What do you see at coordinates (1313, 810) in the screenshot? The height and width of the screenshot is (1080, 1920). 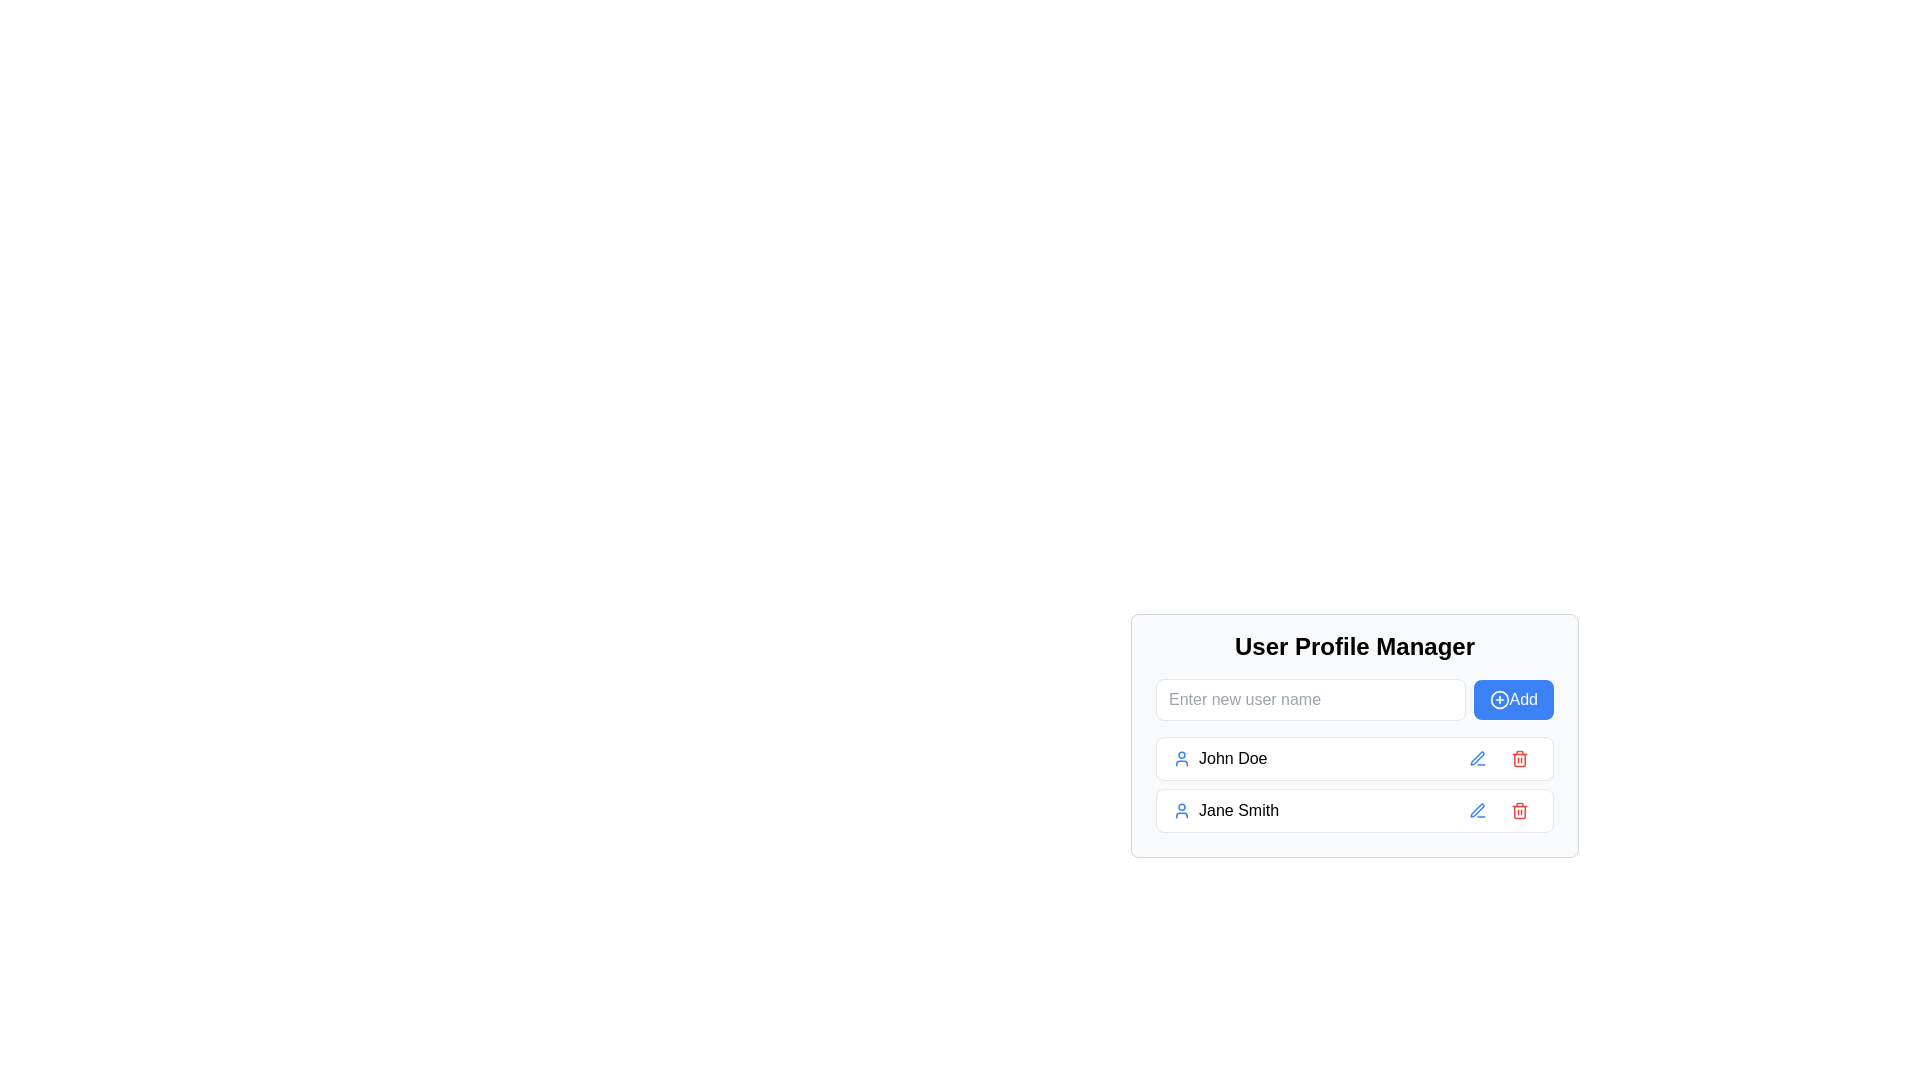 I see `the user profile entry labeled 'Jane Smith', which is the second item in the list of profiles within the 'User Profile Manager' interface` at bounding box center [1313, 810].